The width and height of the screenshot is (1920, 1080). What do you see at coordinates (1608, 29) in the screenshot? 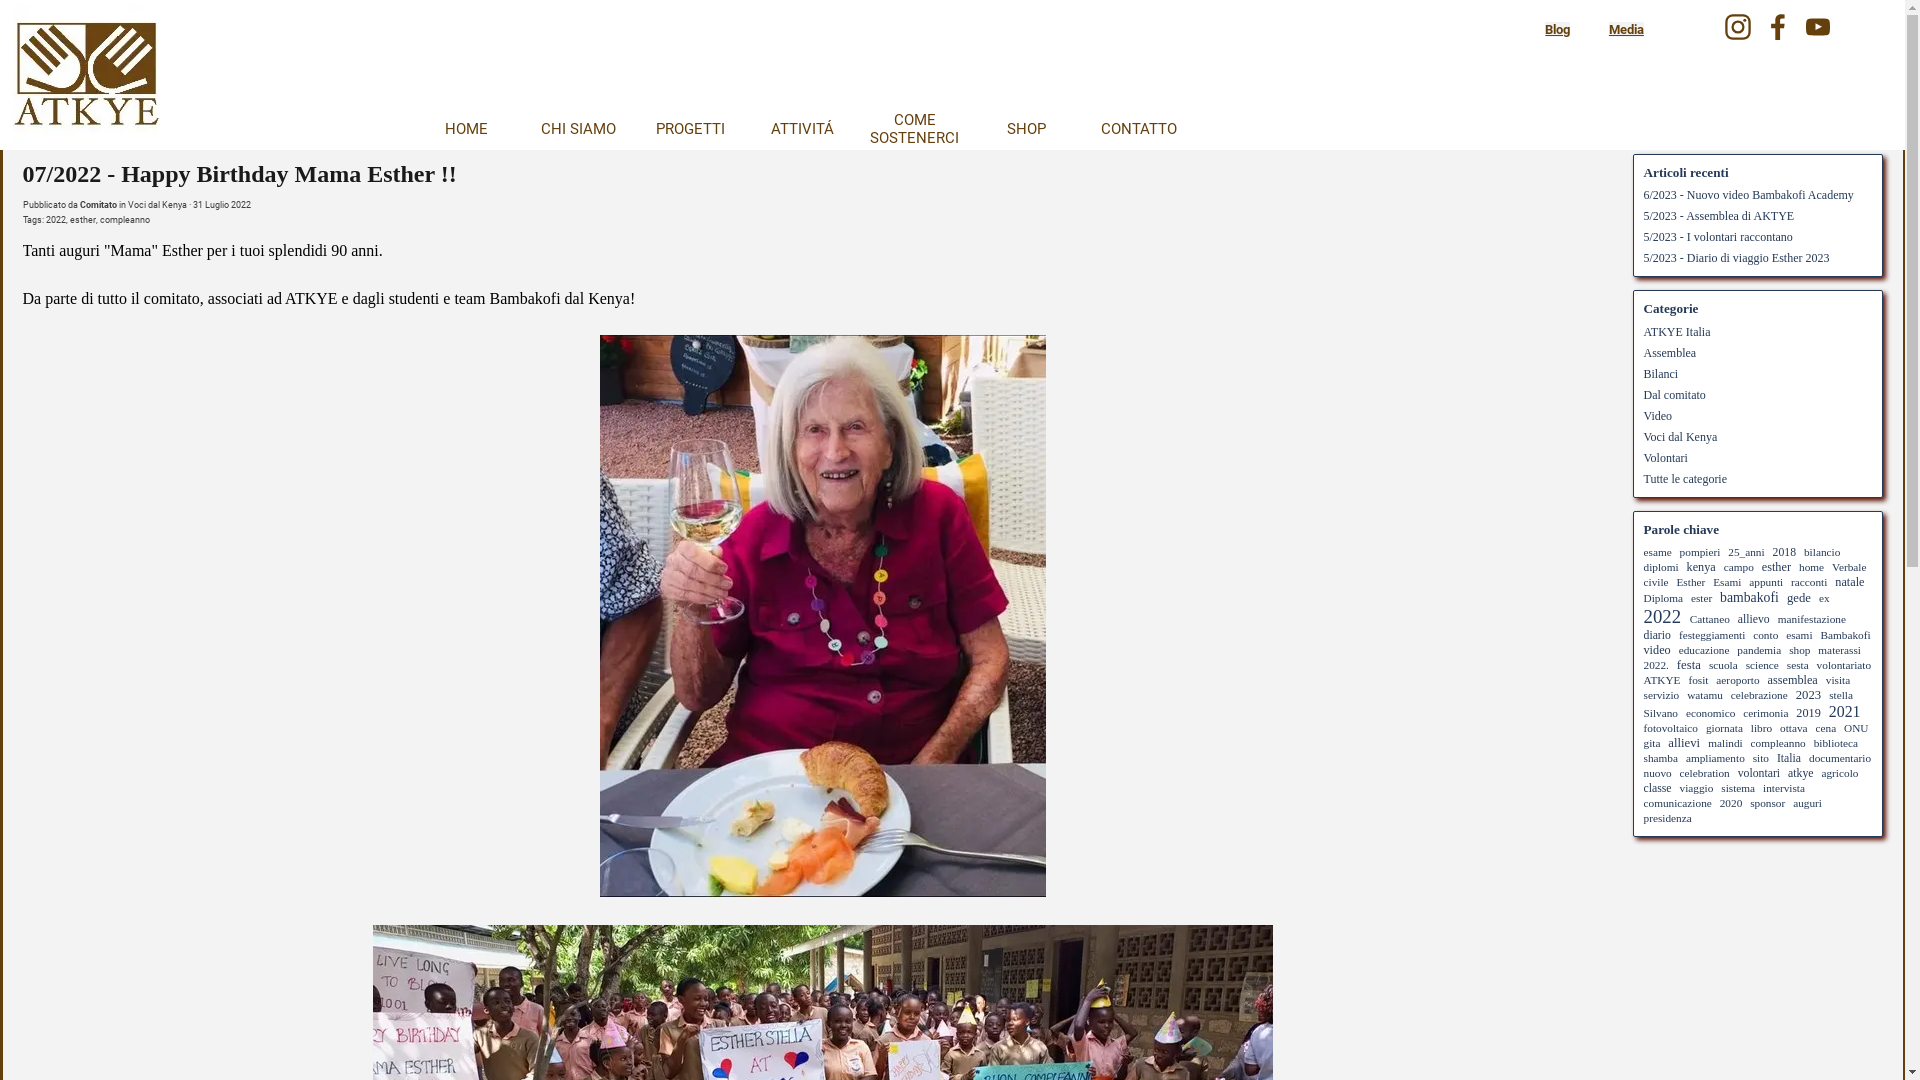
I see `'Media'` at bounding box center [1608, 29].